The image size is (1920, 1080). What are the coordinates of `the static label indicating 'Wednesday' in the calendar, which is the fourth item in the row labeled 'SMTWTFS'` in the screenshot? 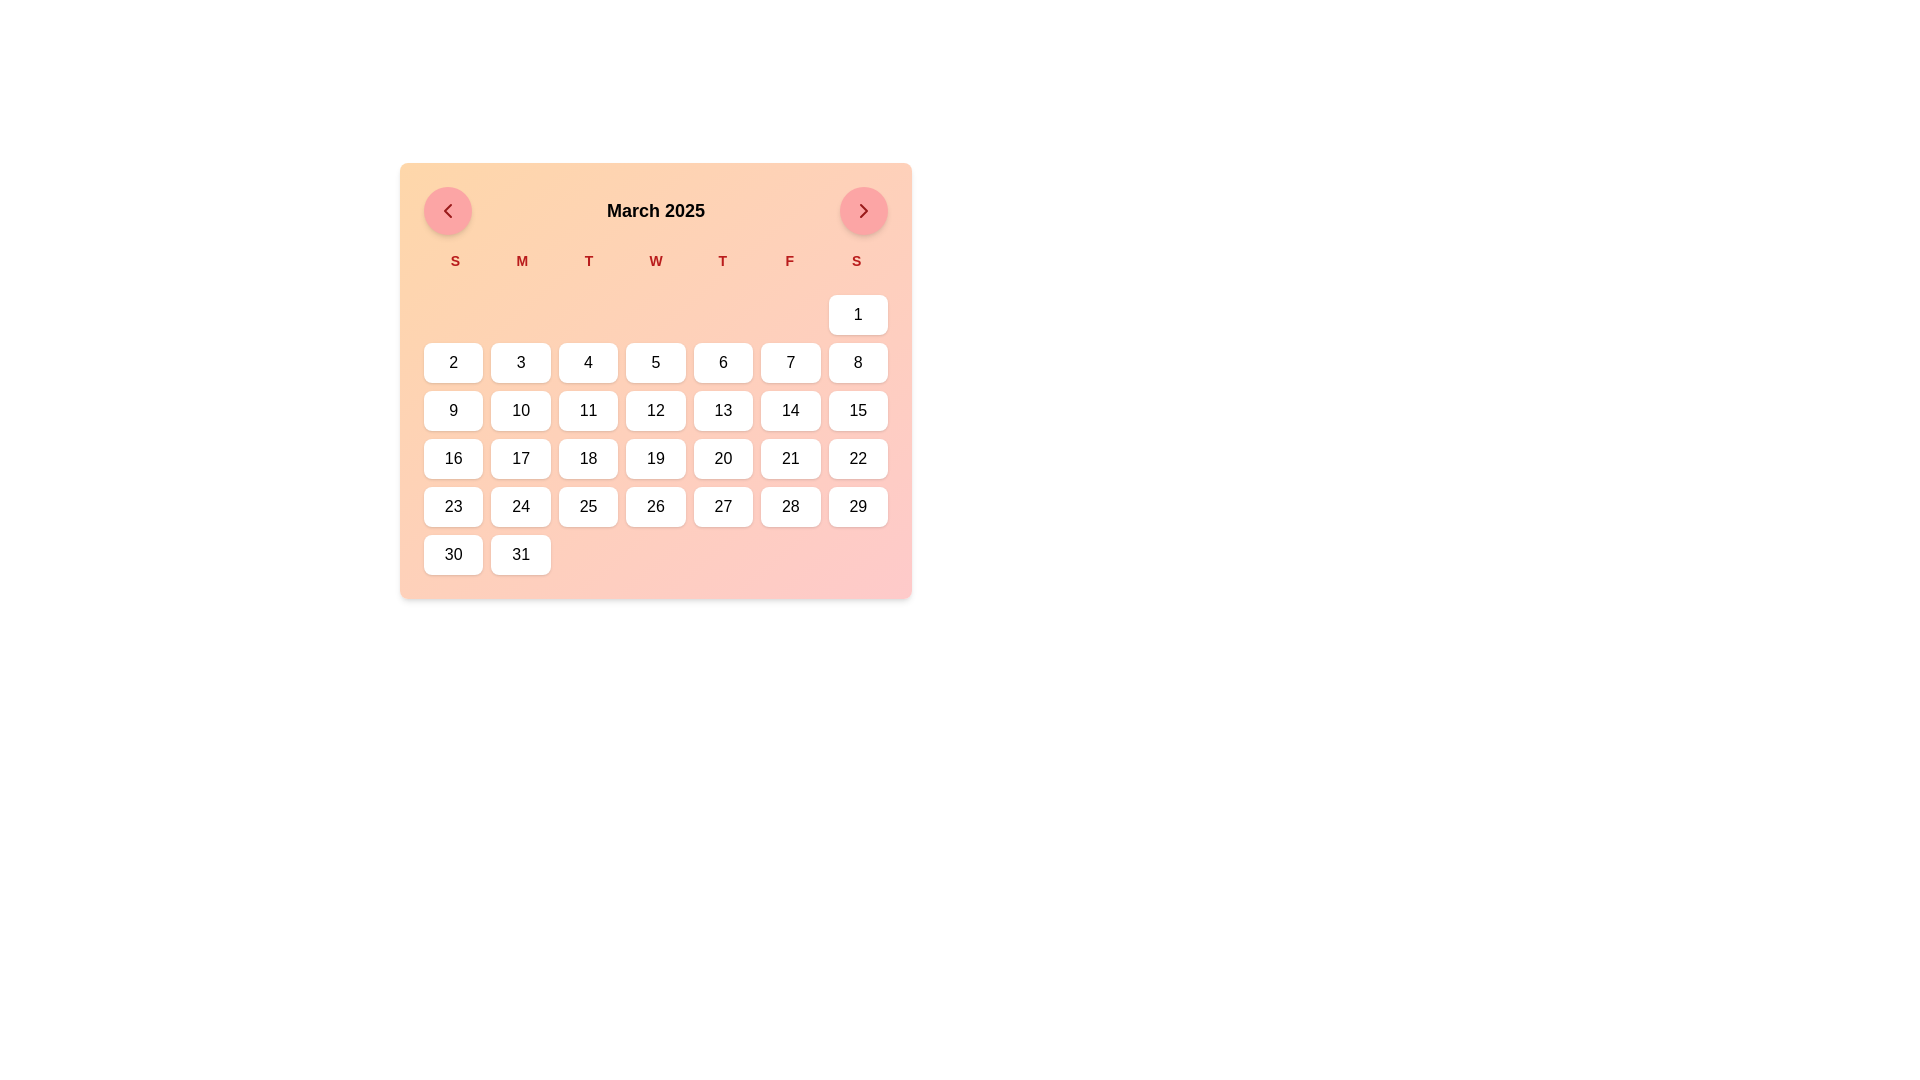 It's located at (656, 260).